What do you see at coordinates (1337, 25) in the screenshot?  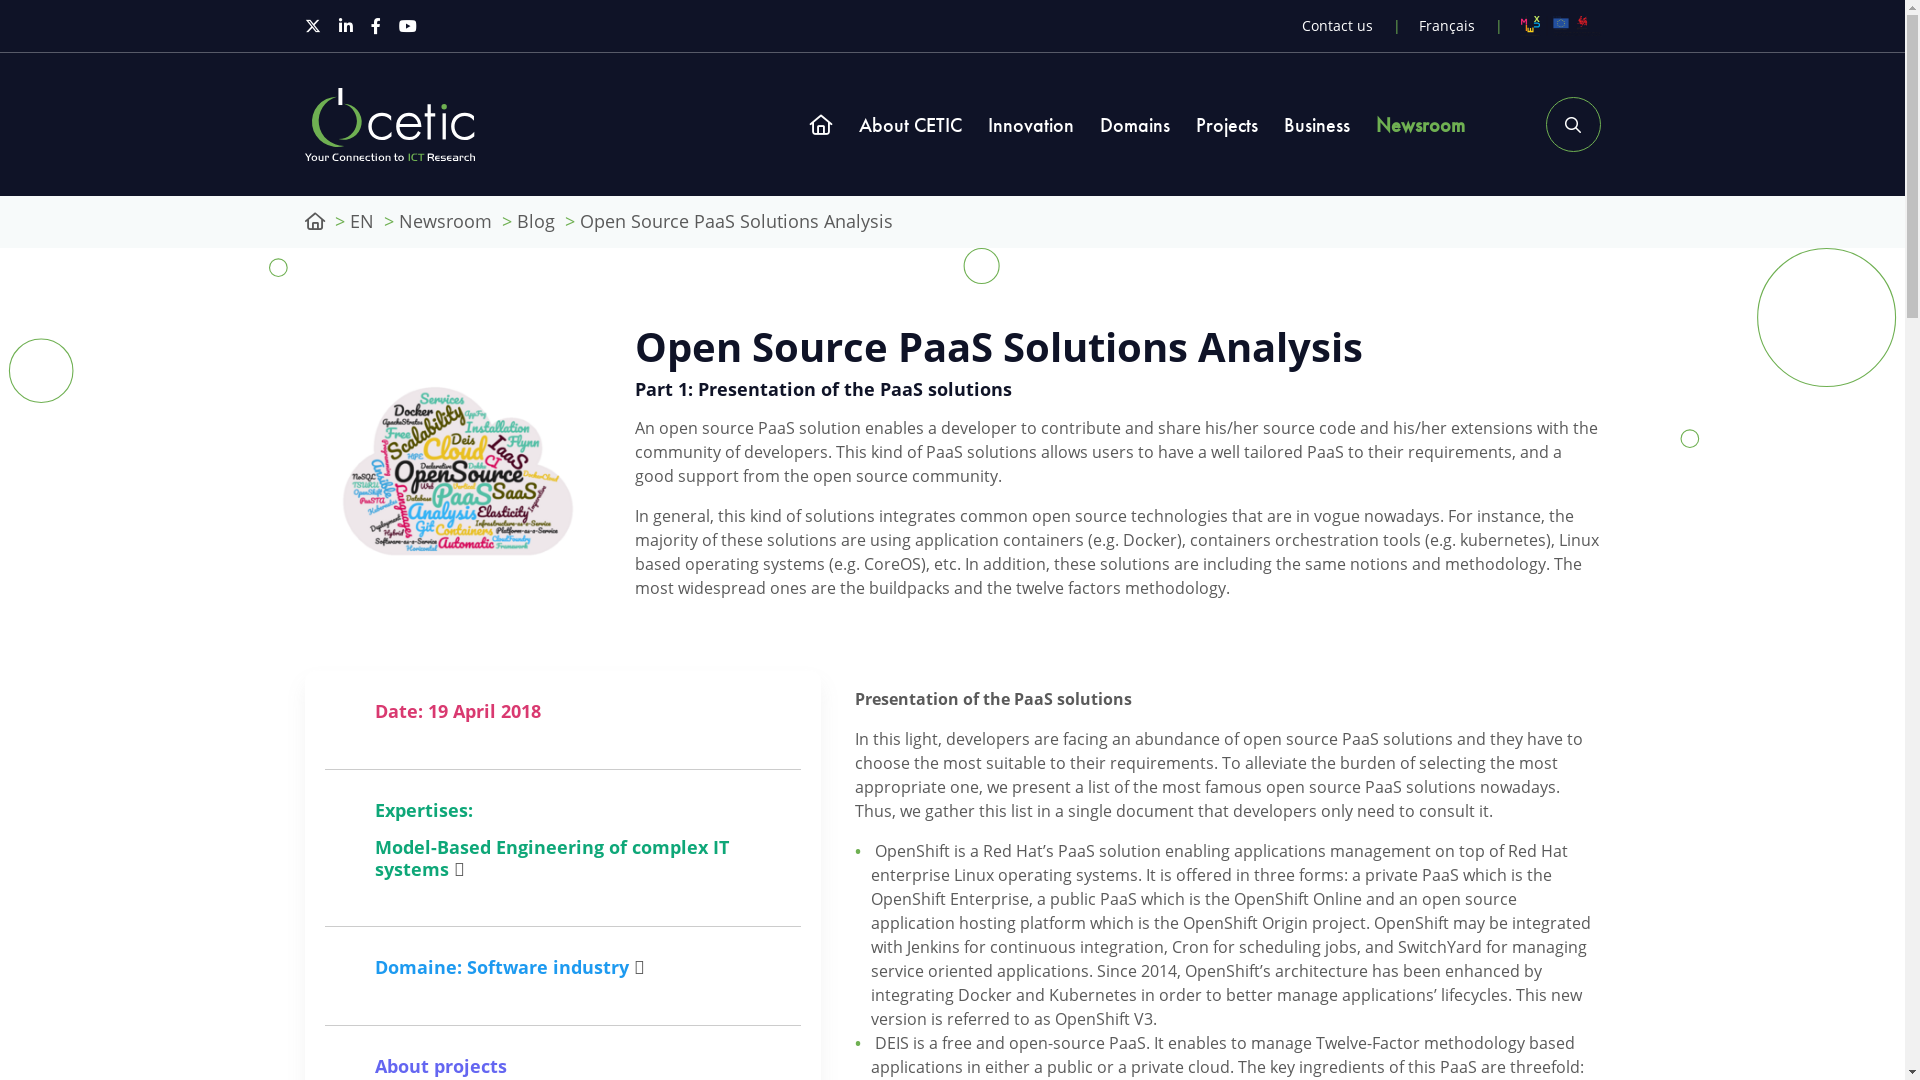 I see `'Contact us'` at bounding box center [1337, 25].